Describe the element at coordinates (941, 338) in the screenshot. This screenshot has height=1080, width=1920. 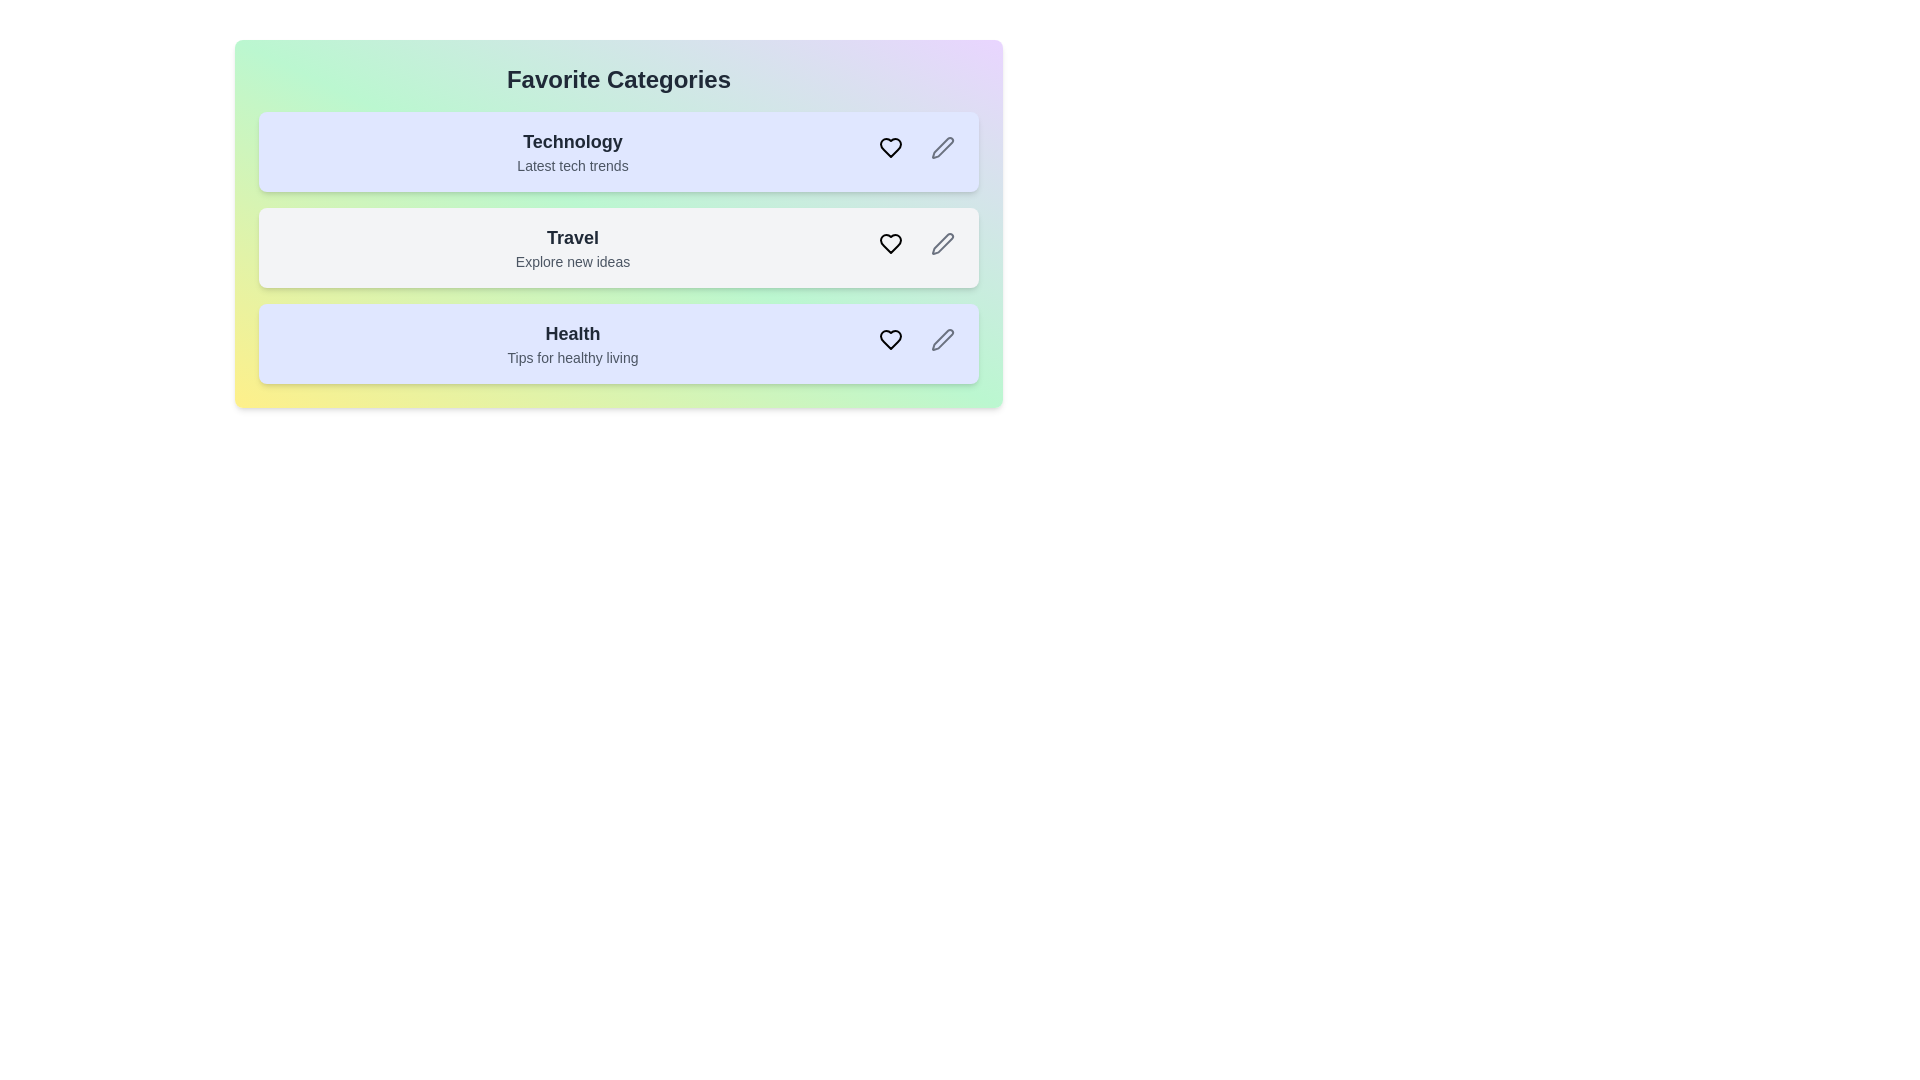
I see `the edit button for the category Health` at that location.